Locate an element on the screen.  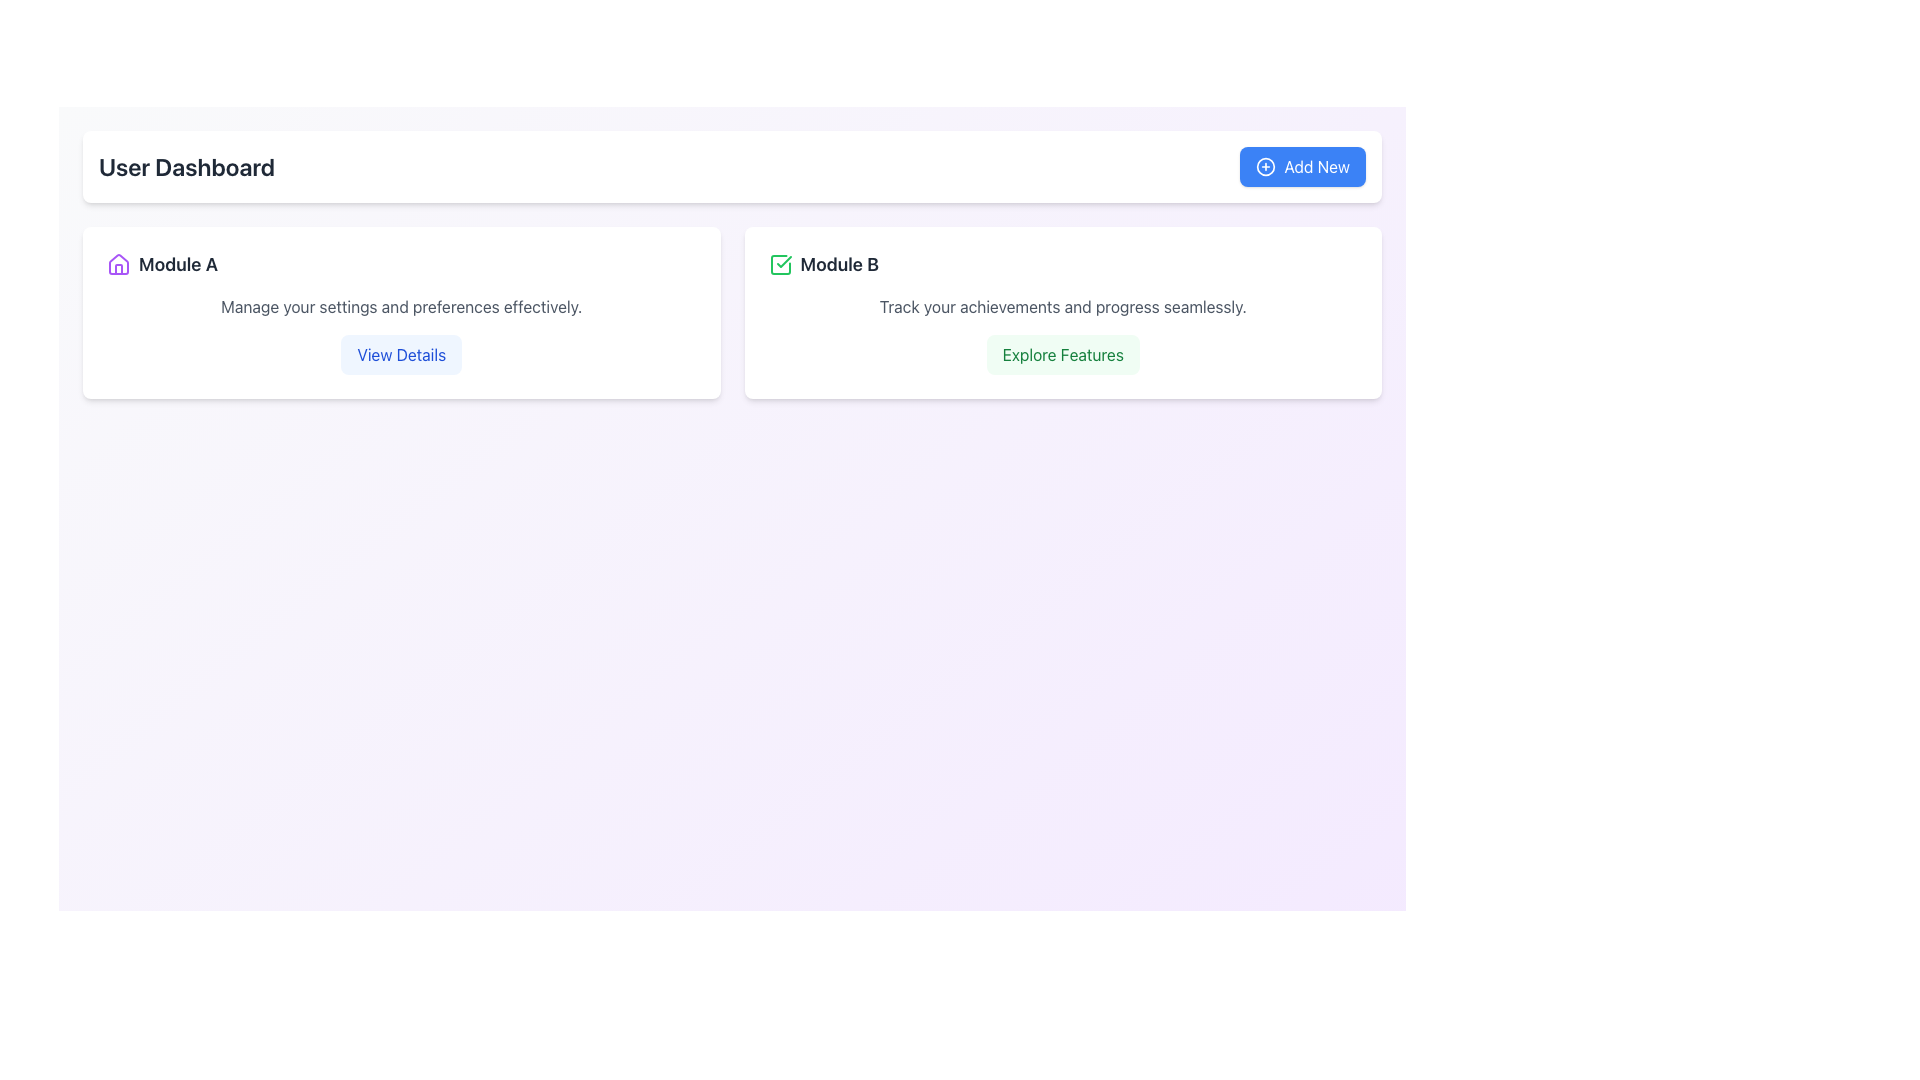
the 'Module B' text label which is bold, dark gray, and located beside a green check icon is located at coordinates (839, 264).